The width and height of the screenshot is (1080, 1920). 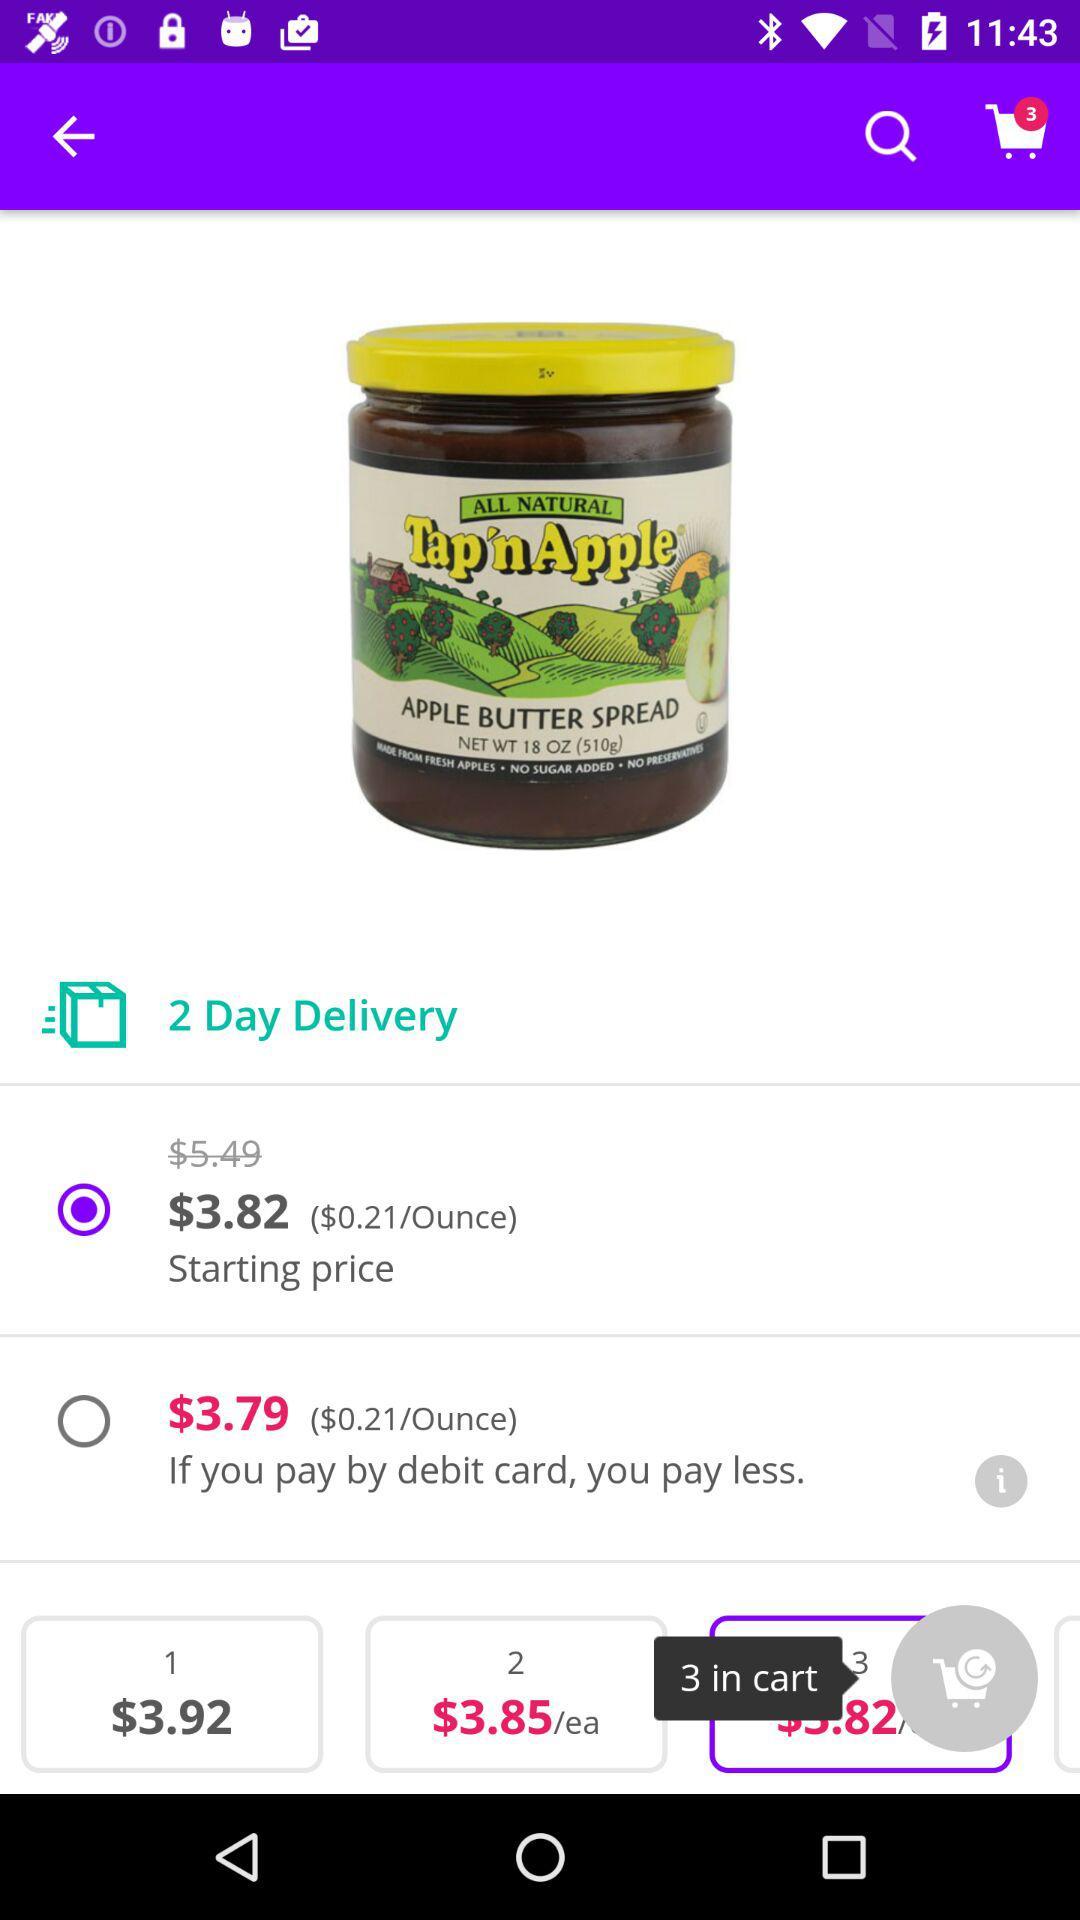 What do you see at coordinates (963, 1678) in the screenshot?
I see `icon to the right of the 3 icon` at bounding box center [963, 1678].